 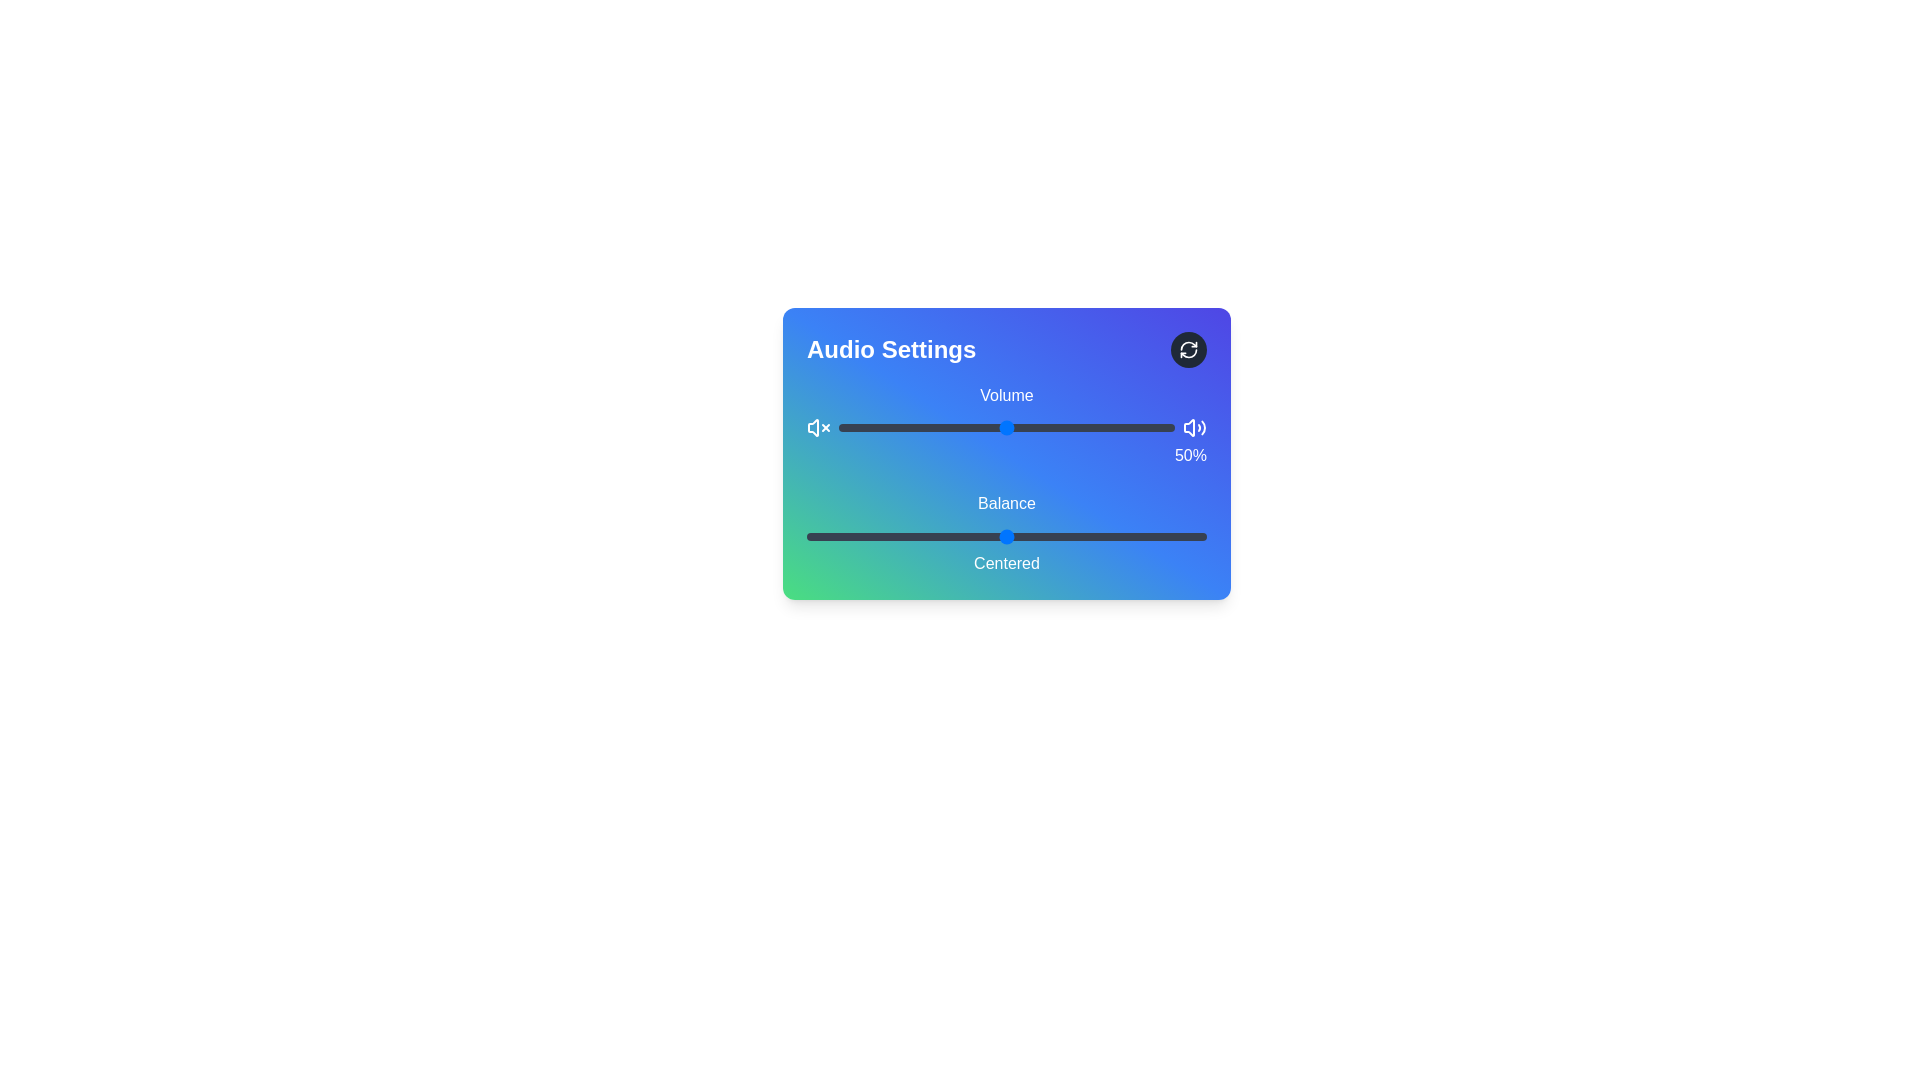 What do you see at coordinates (986, 427) in the screenshot?
I see `the volume slider` at bounding box center [986, 427].